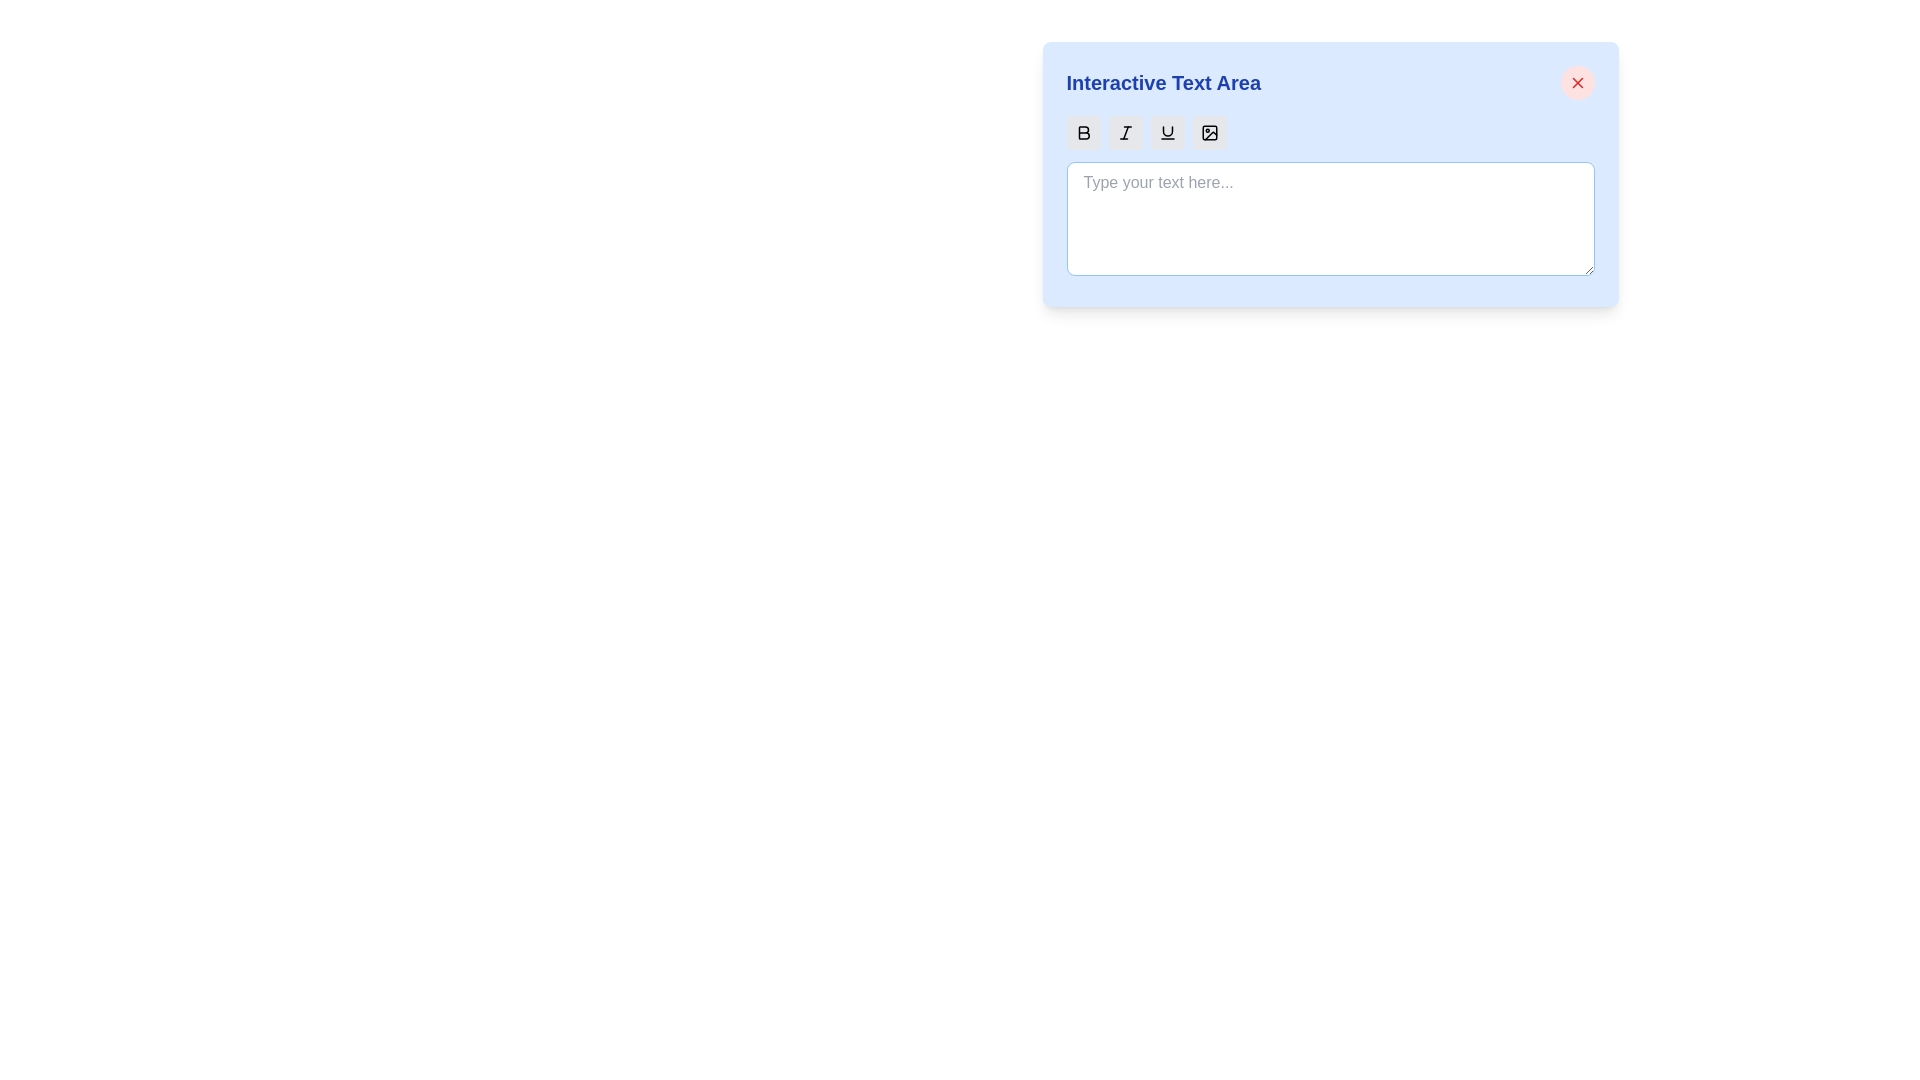 The width and height of the screenshot is (1920, 1080). Describe the element at coordinates (1082, 132) in the screenshot. I see `the first icon button in the toolbar that toggles bold formatting for text to potentially see a tooltip with its functionality description` at that location.